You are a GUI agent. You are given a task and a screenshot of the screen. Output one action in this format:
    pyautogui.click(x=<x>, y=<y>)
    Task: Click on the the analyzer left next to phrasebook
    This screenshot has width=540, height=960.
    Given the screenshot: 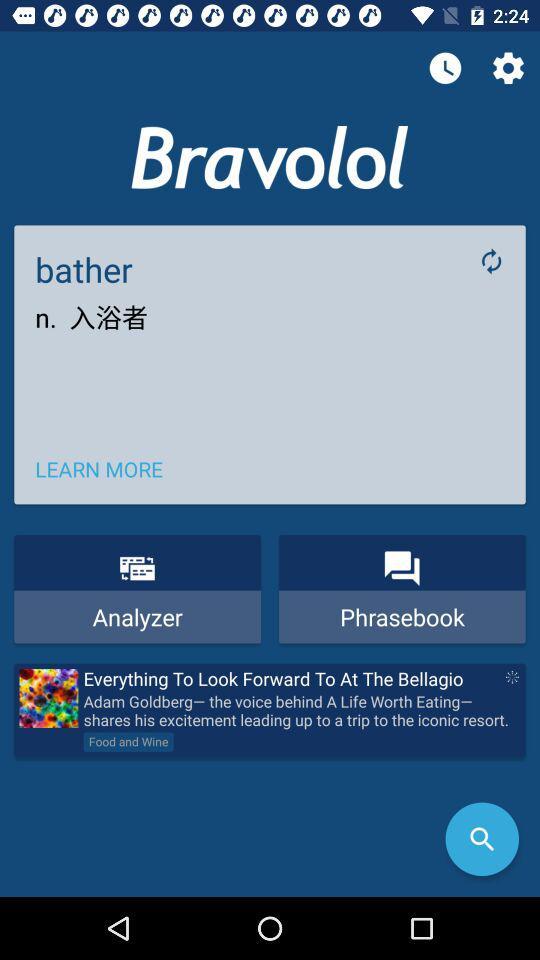 What is the action you would take?
    pyautogui.click(x=137, y=588)
    